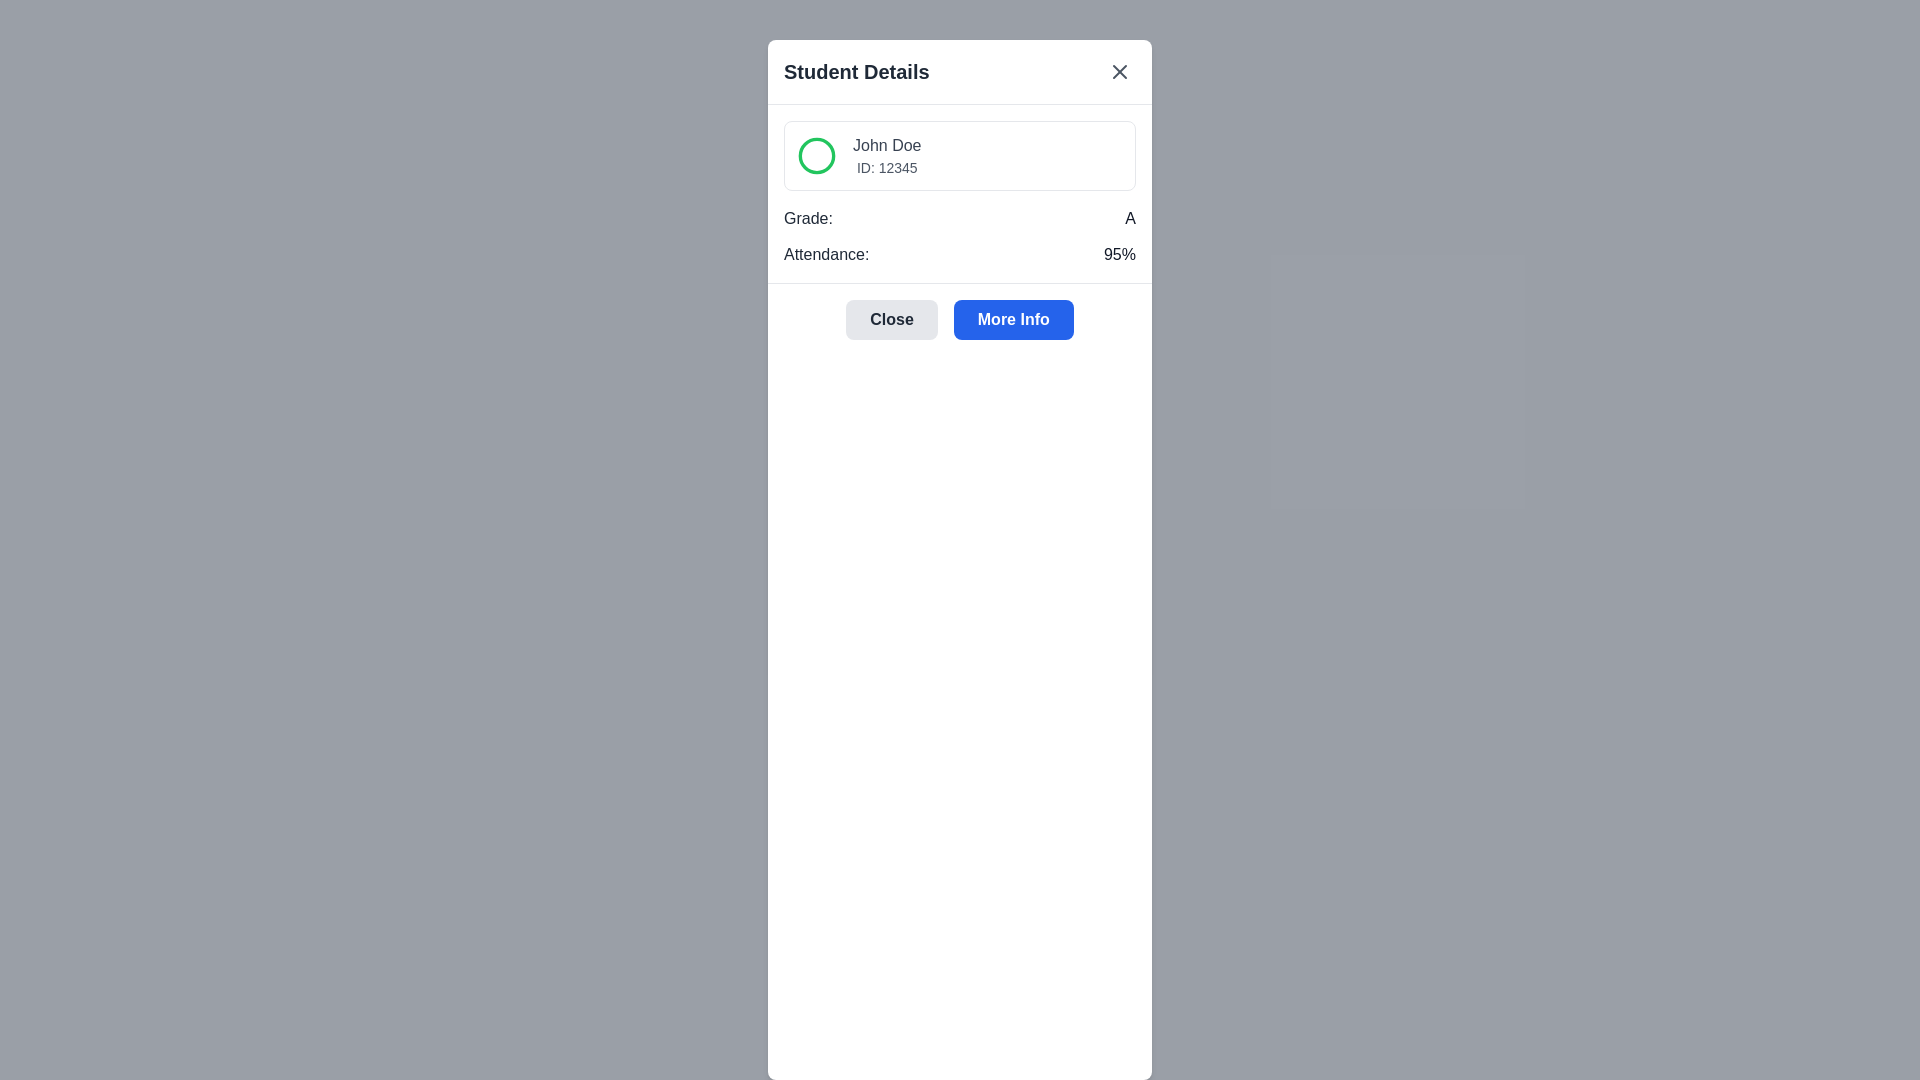 The height and width of the screenshot is (1080, 1920). What do you see at coordinates (1013, 319) in the screenshot?
I see `the interactive button for additional information about the context shown in the modal, which is positioned to the right of the 'Close' button and aligned horizontally within the content area` at bounding box center [1013, 319].